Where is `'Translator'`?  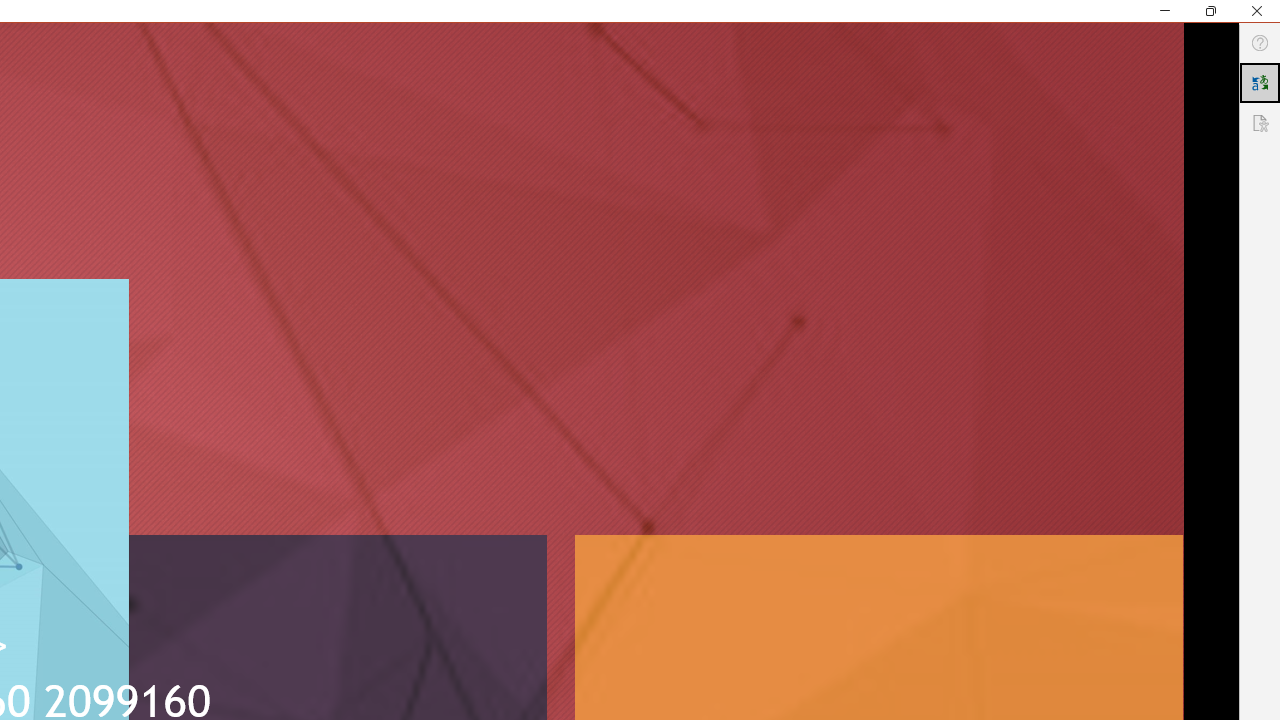 'Translator' is located at coordinates (1259, 82).